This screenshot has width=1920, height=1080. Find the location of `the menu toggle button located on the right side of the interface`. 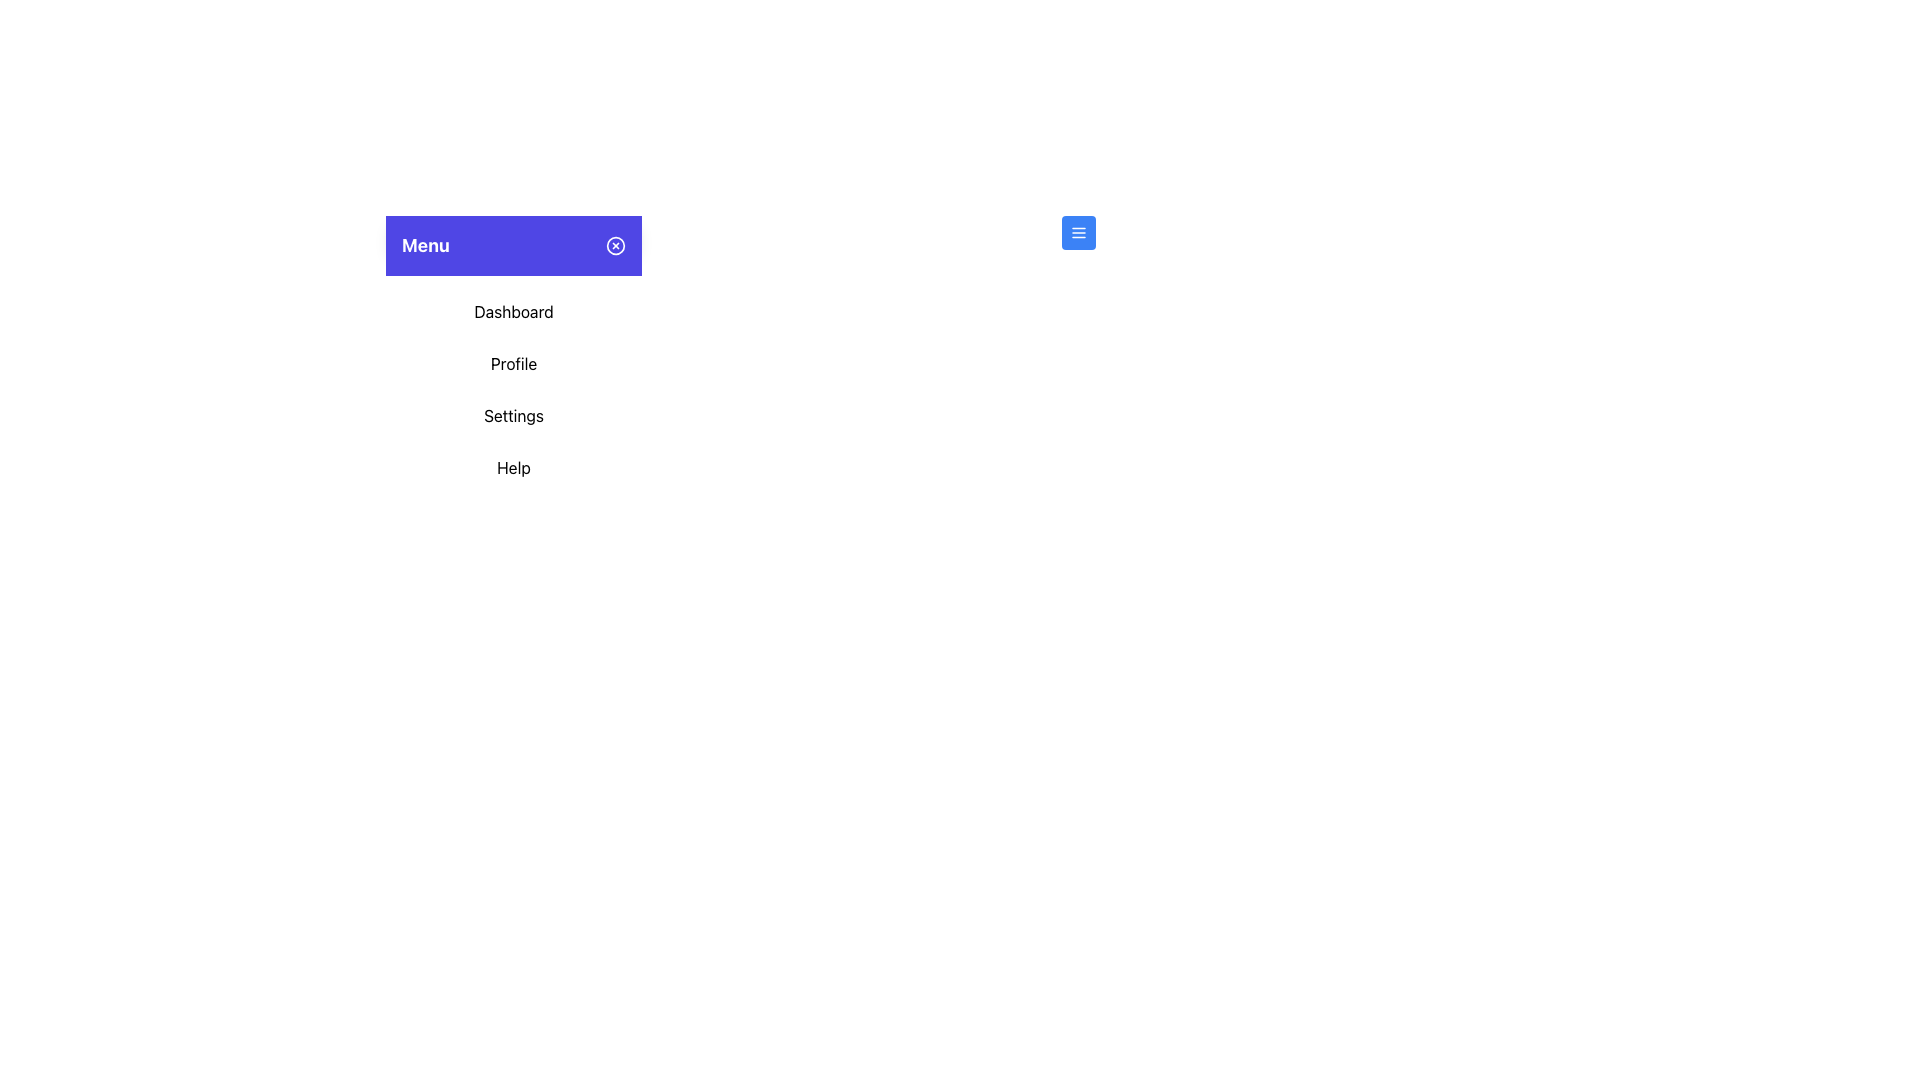

the menu toggle button located on the right side of the interface is located at coordinates (1077, 231).